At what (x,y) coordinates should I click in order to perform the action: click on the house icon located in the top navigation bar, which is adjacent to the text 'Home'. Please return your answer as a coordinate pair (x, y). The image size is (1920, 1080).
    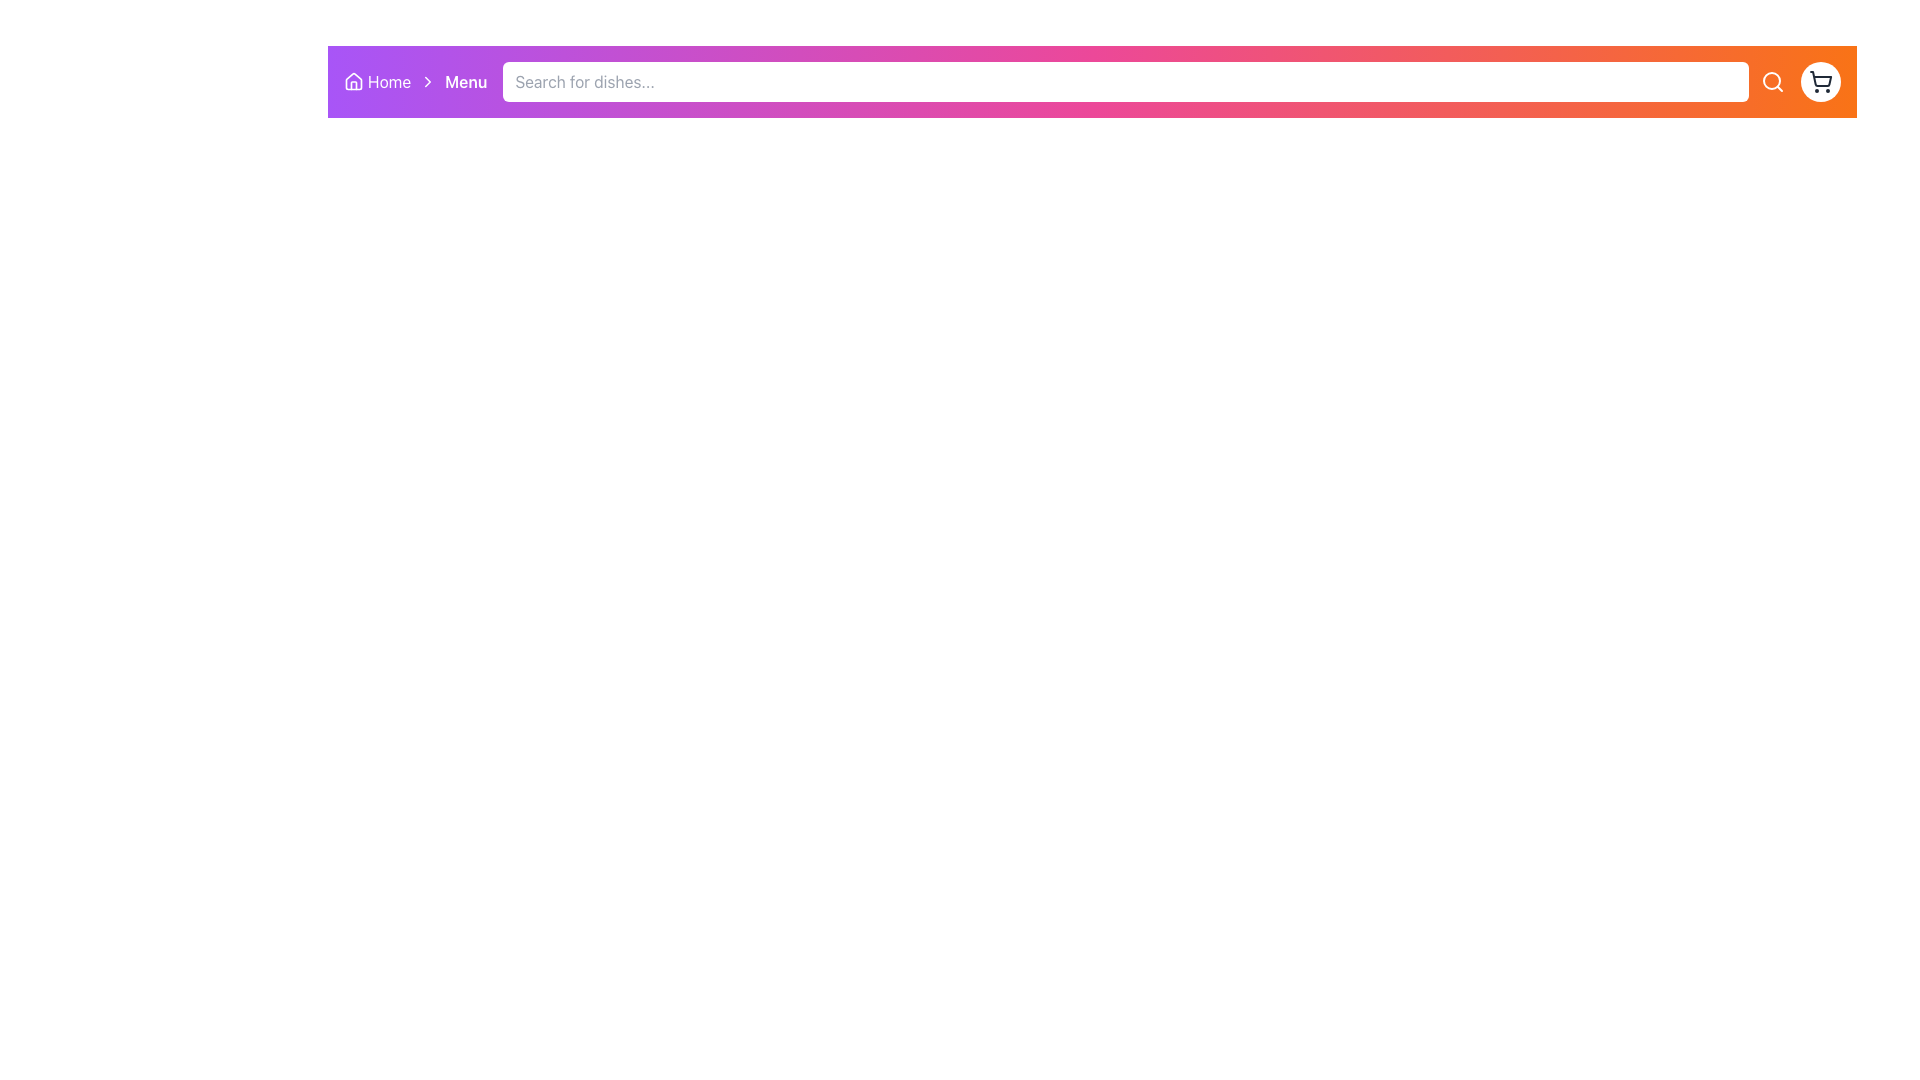
    Looking at the image, I should click on (354, 80).